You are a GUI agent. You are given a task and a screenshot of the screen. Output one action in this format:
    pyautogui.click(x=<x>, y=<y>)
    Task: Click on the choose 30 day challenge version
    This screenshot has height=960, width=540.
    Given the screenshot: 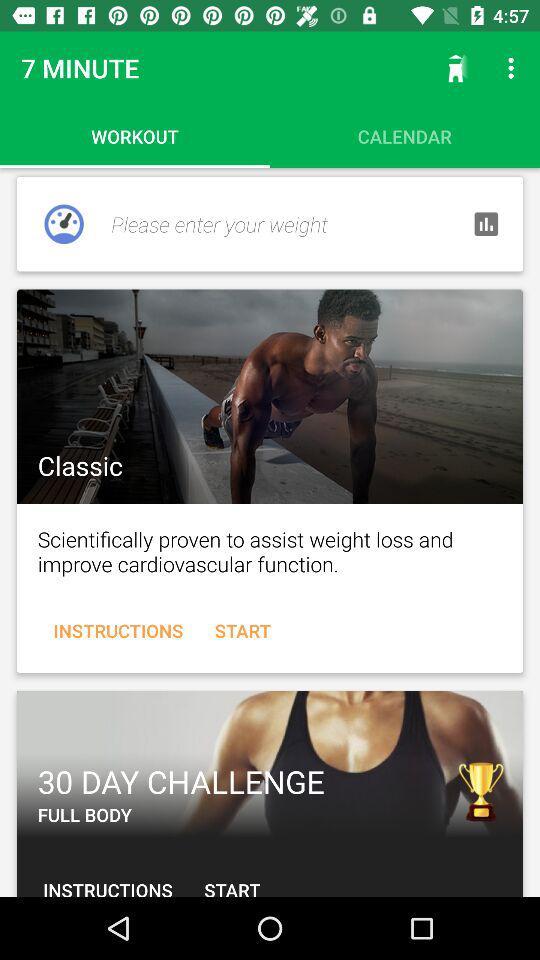 What is the action you would take?
    pyautogui.click(x=270, y=763)
    